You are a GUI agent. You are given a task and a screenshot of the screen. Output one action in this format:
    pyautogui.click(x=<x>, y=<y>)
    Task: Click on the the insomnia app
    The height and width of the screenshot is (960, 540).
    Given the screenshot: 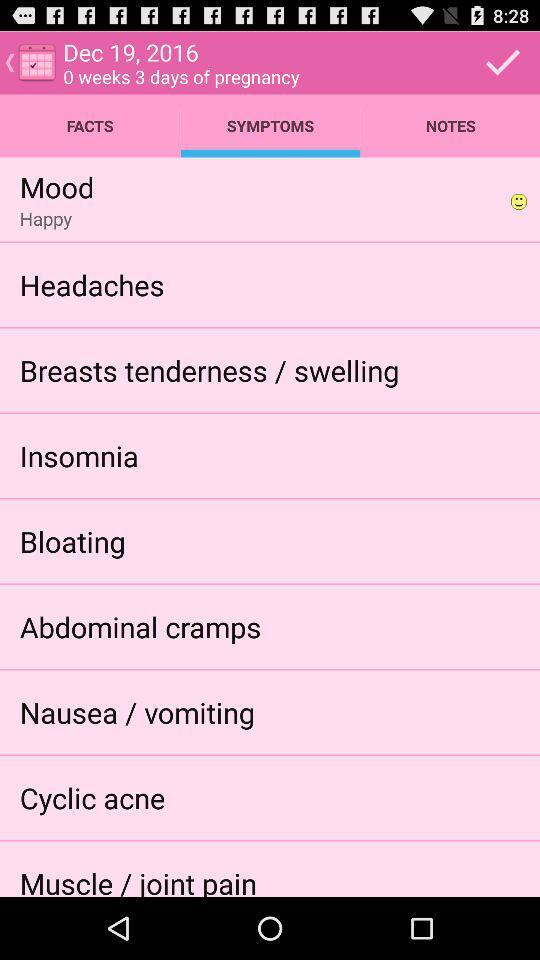 What is the action you would take?
    pyautogui.click(x=78, y=455)
    